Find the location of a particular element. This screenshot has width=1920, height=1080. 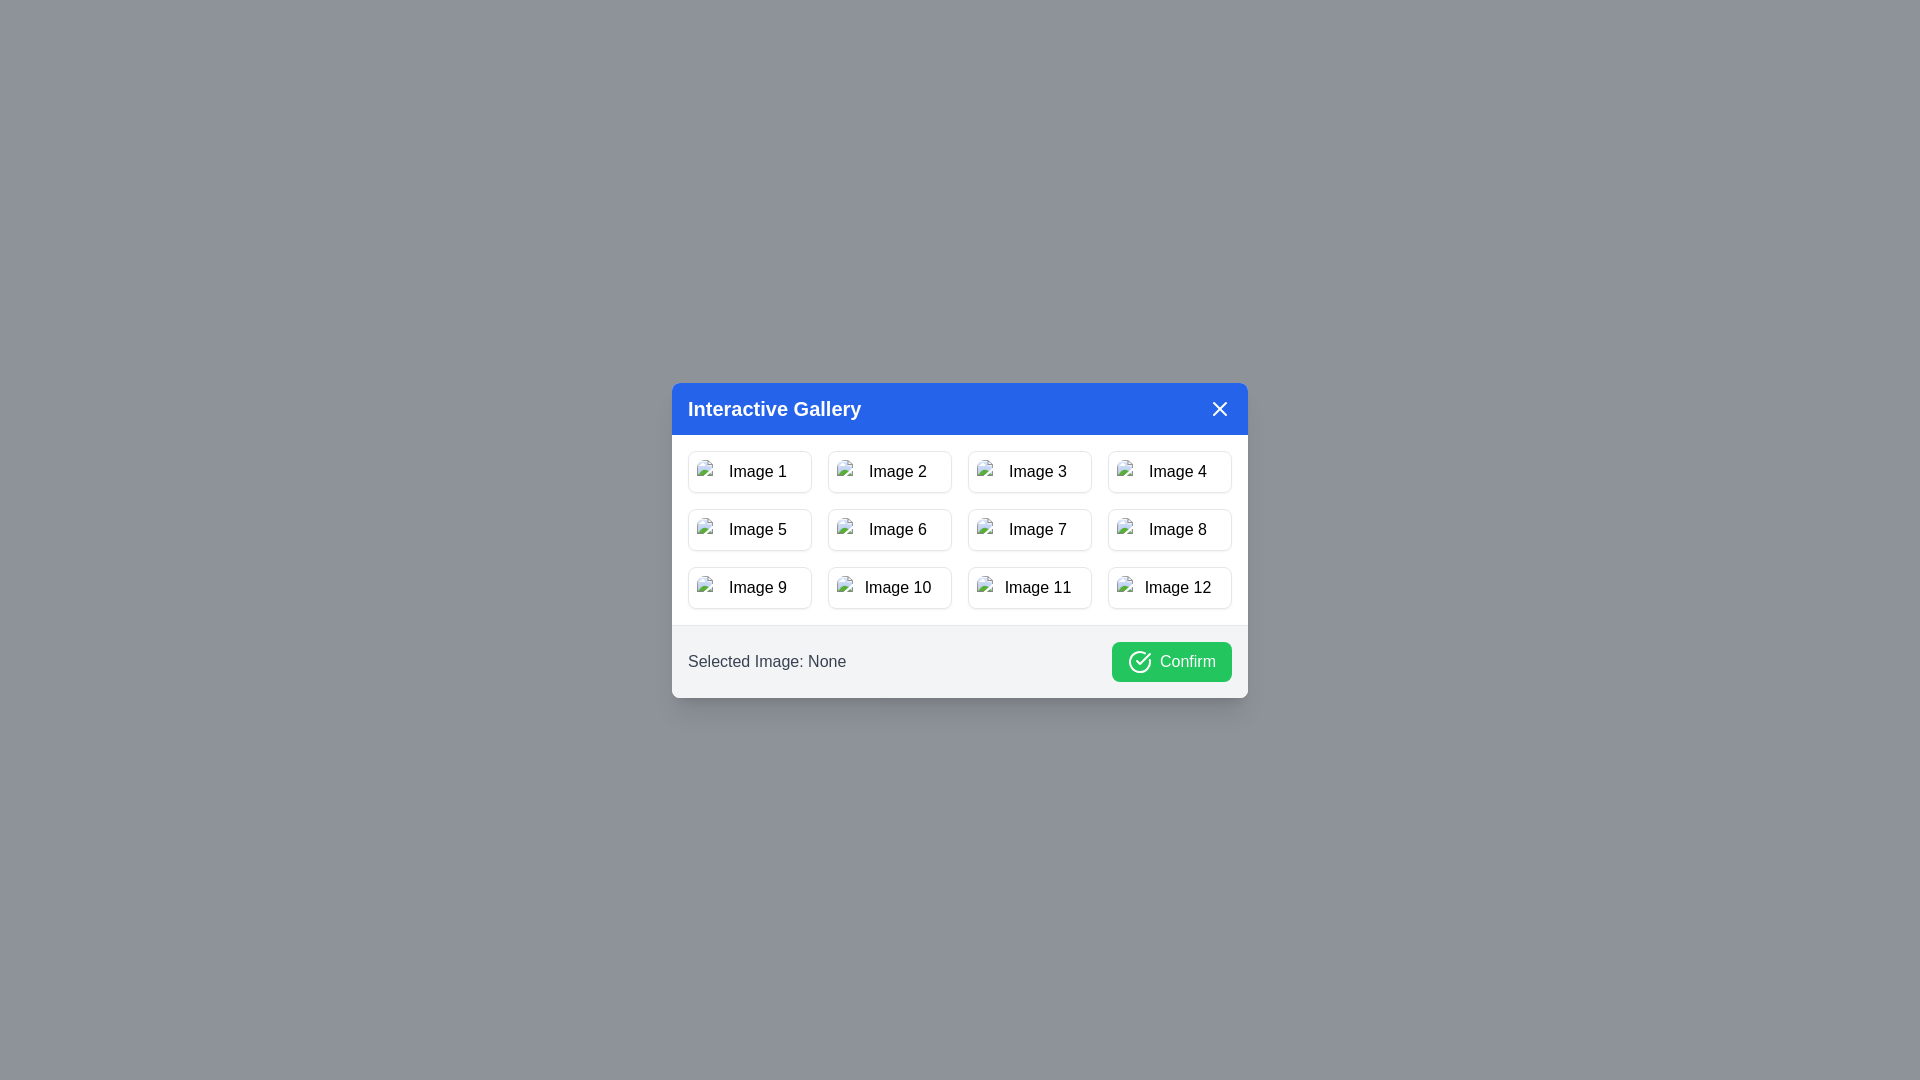

the 'Confirm' button to confirm the selected image is located at coordinates (1171, 661).